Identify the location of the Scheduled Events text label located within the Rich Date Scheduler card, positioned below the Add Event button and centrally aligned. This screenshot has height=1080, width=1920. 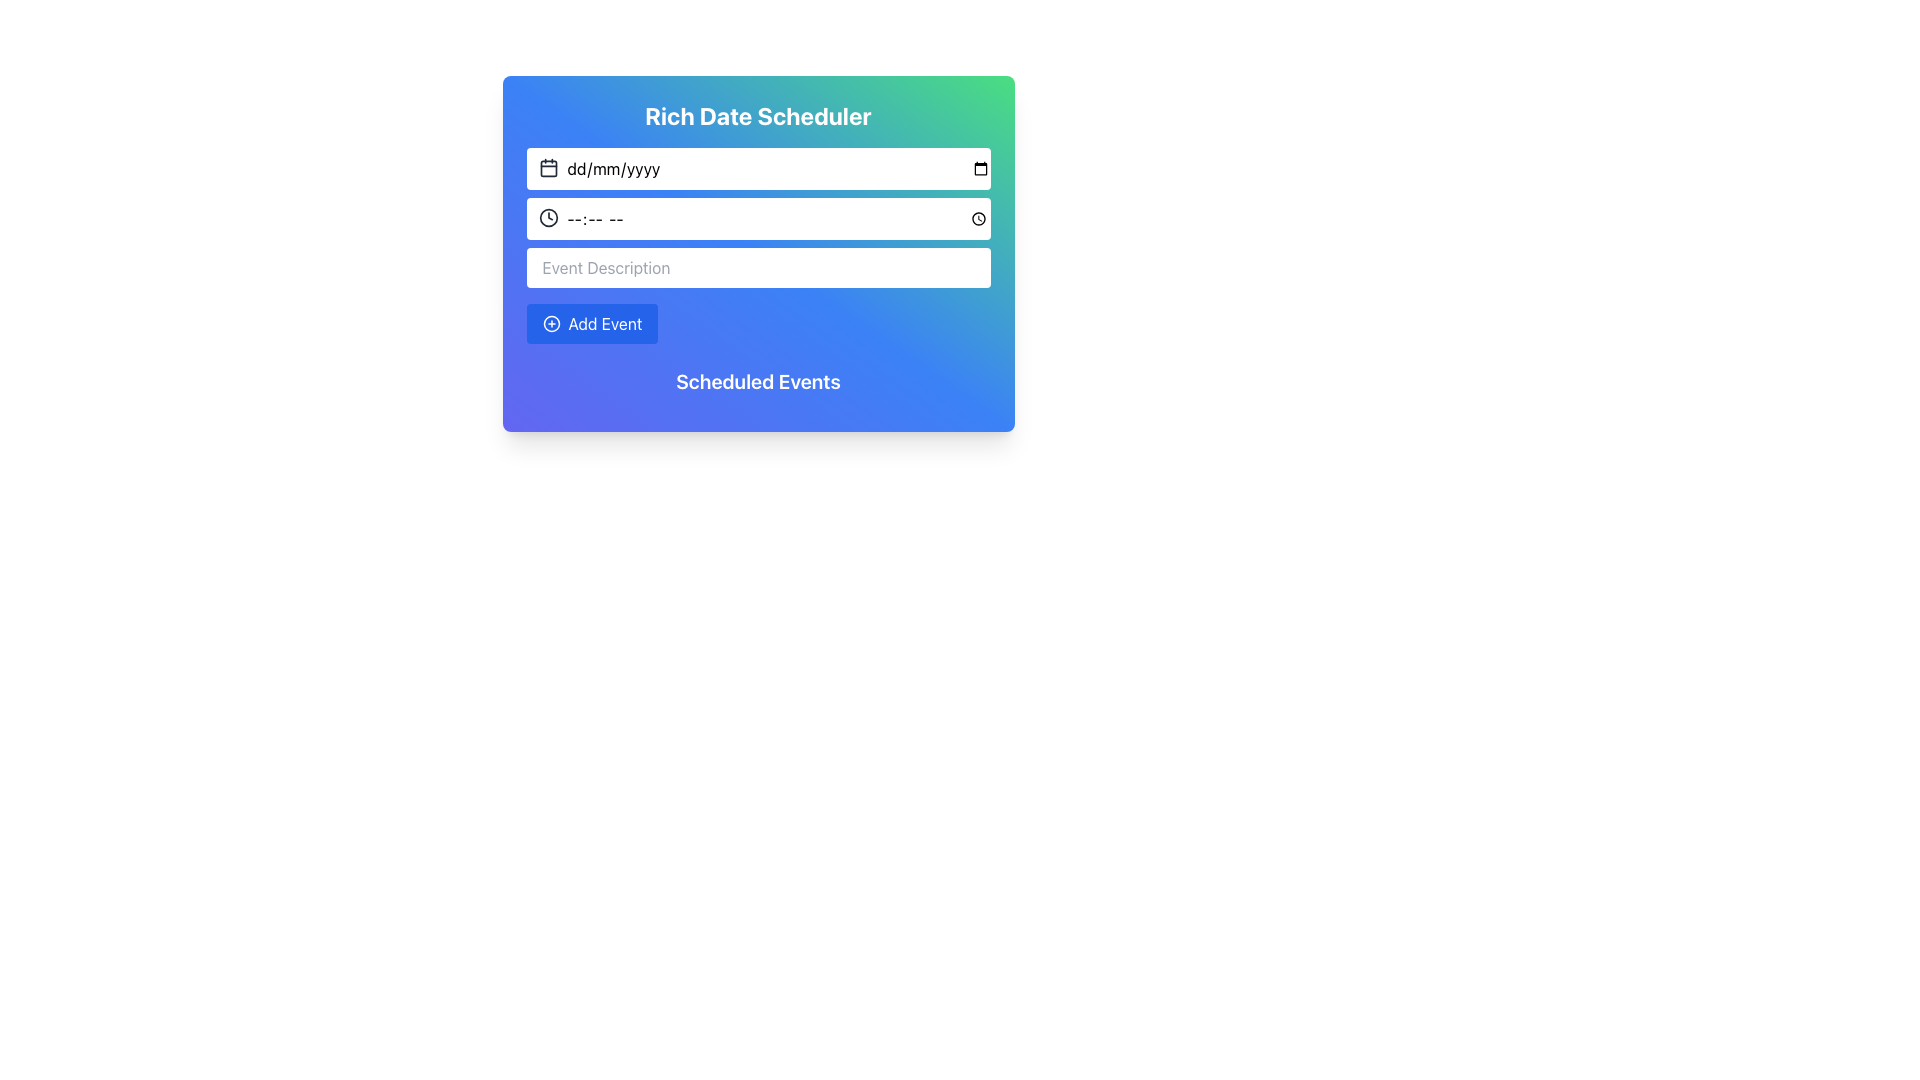
(757, 381).